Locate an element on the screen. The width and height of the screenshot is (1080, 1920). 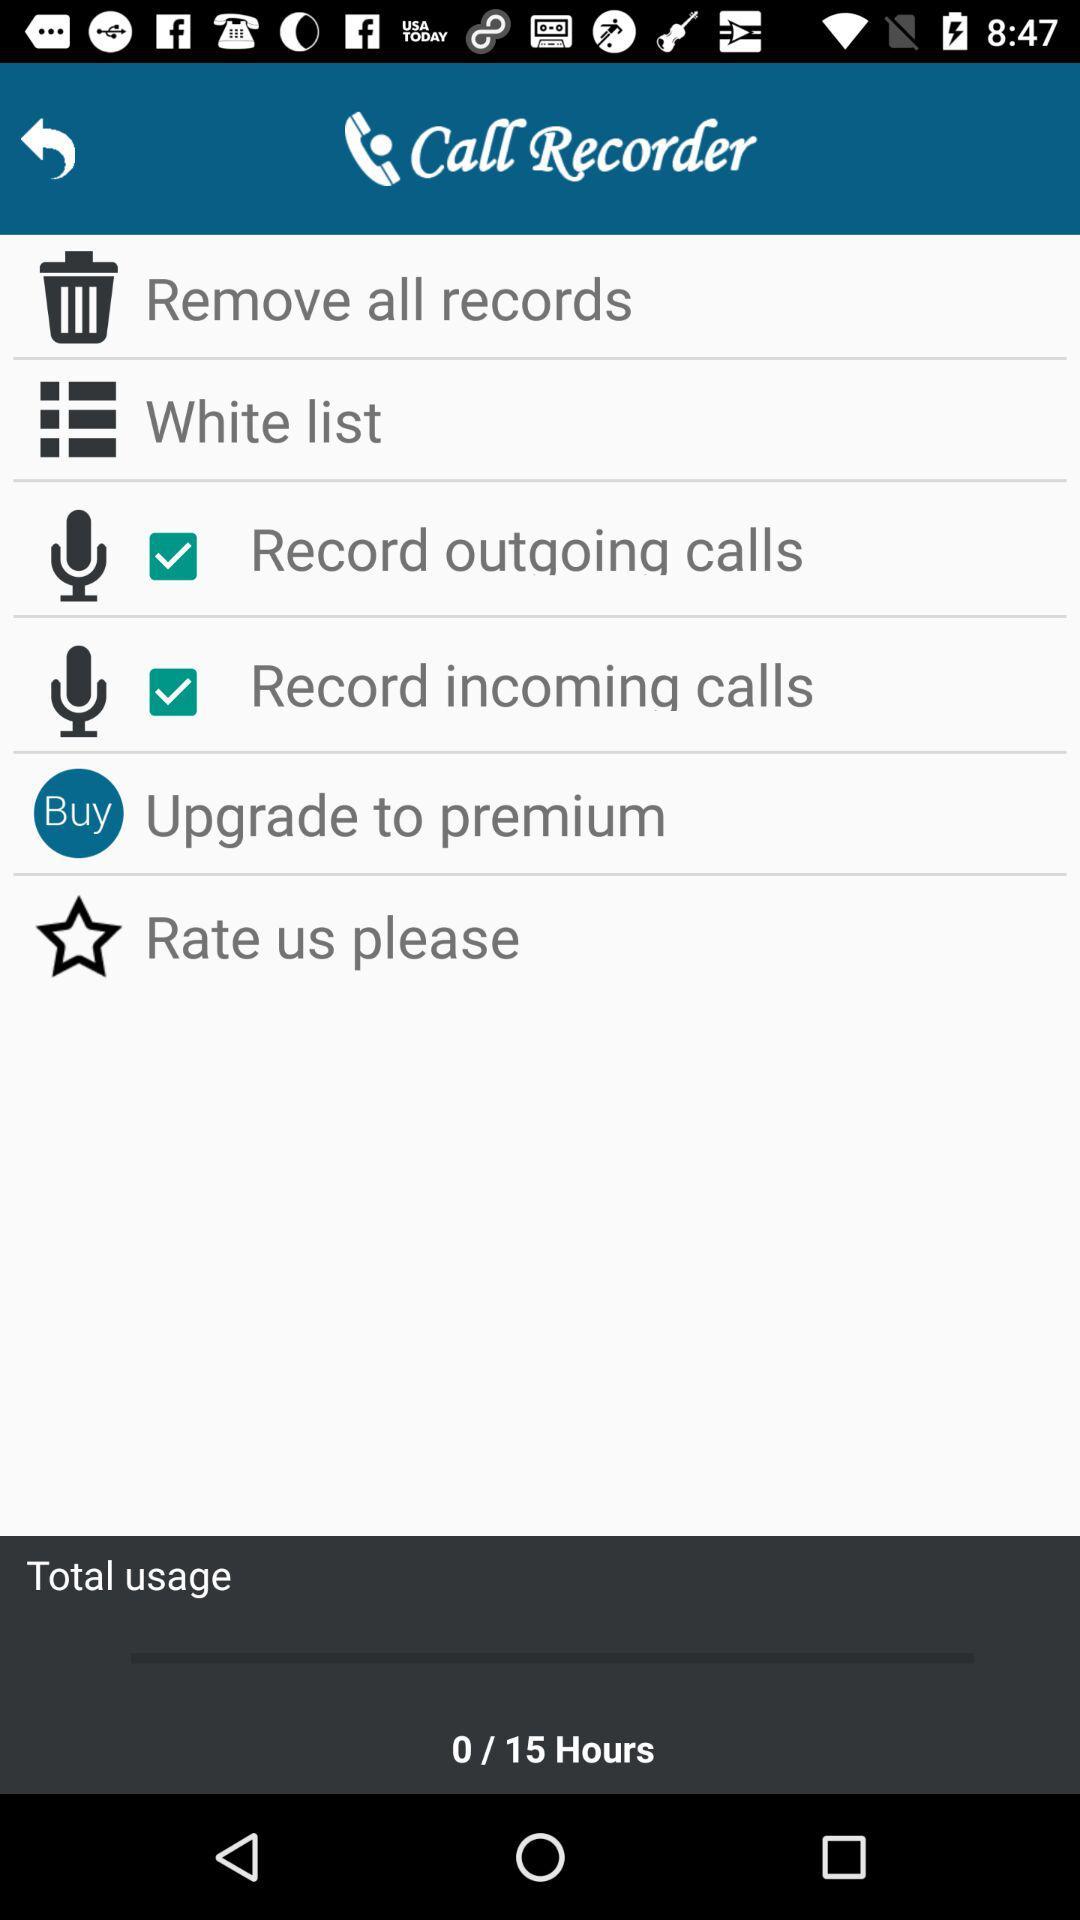
whitelist is located at coordinates (77, 418).